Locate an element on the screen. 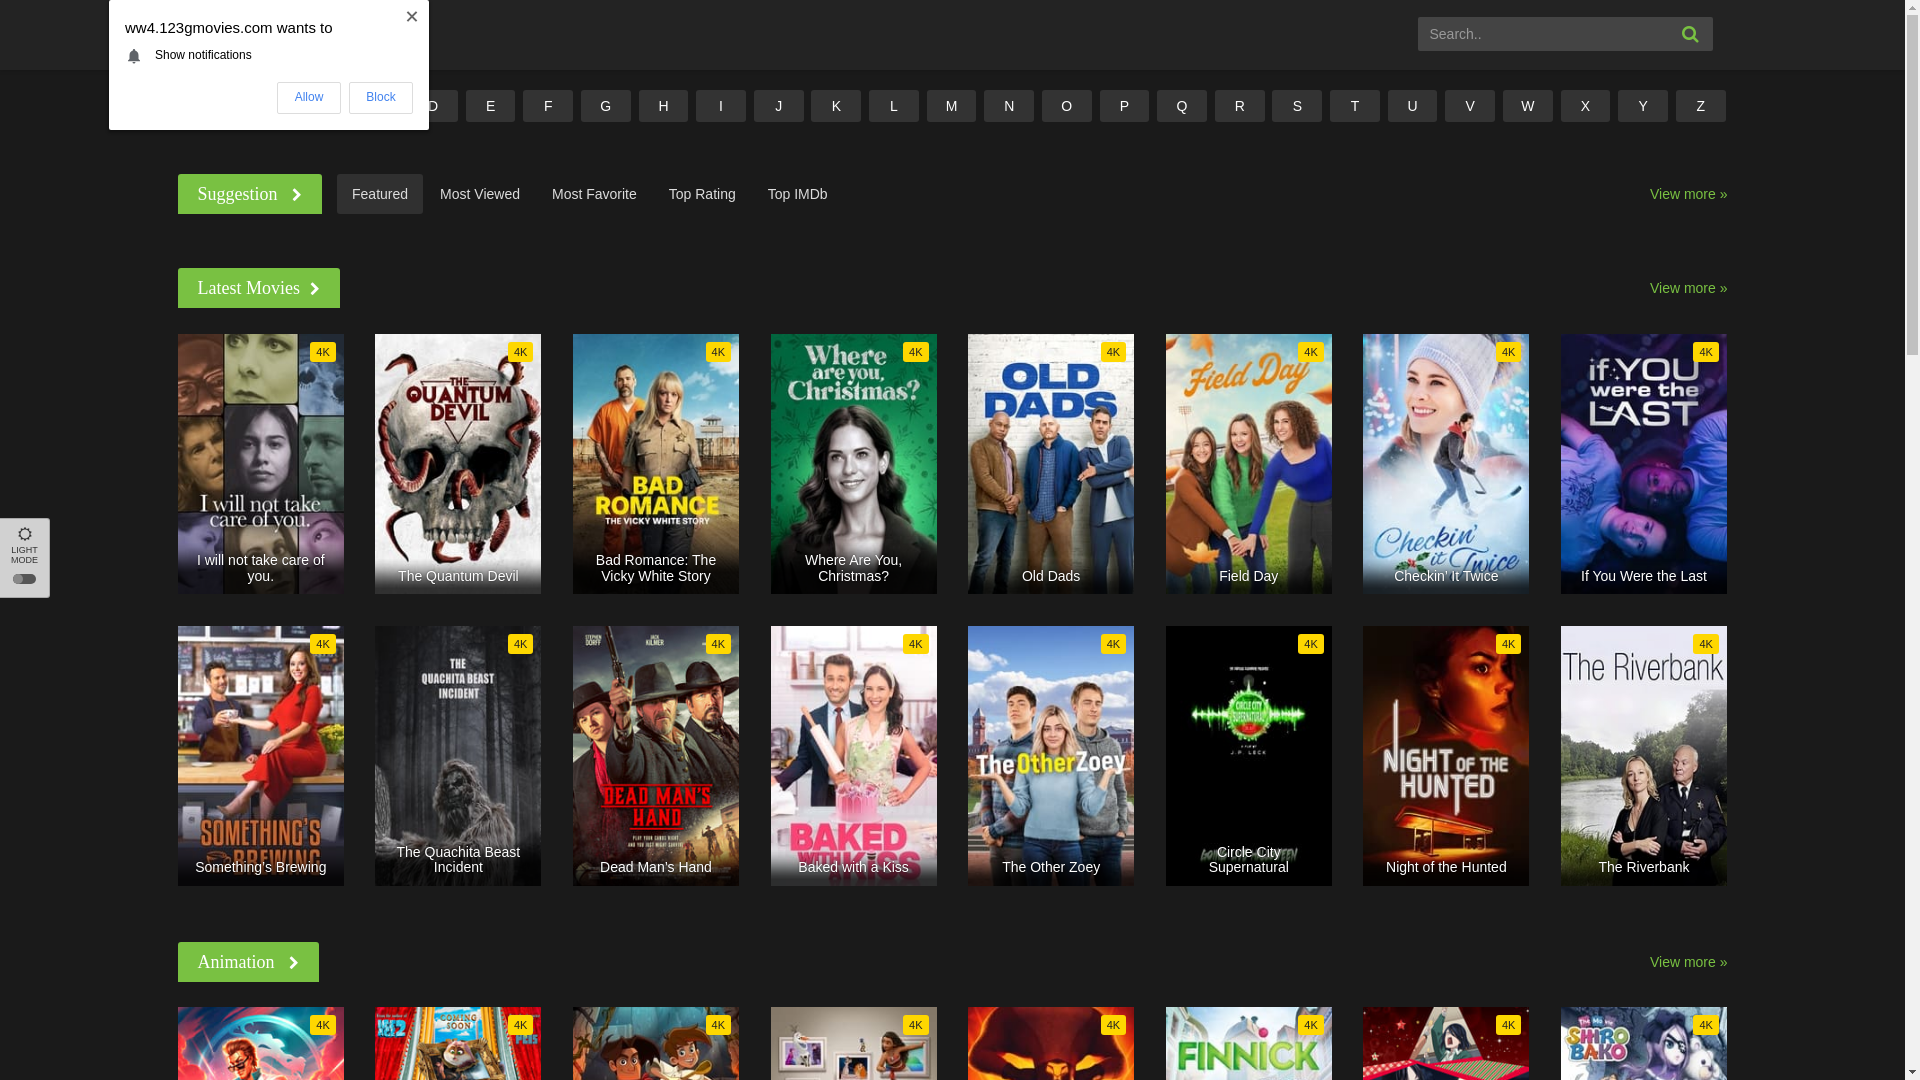 The height and width of the screenshot is (1080, 1920). '4K is located at coordinates (1643, 756).